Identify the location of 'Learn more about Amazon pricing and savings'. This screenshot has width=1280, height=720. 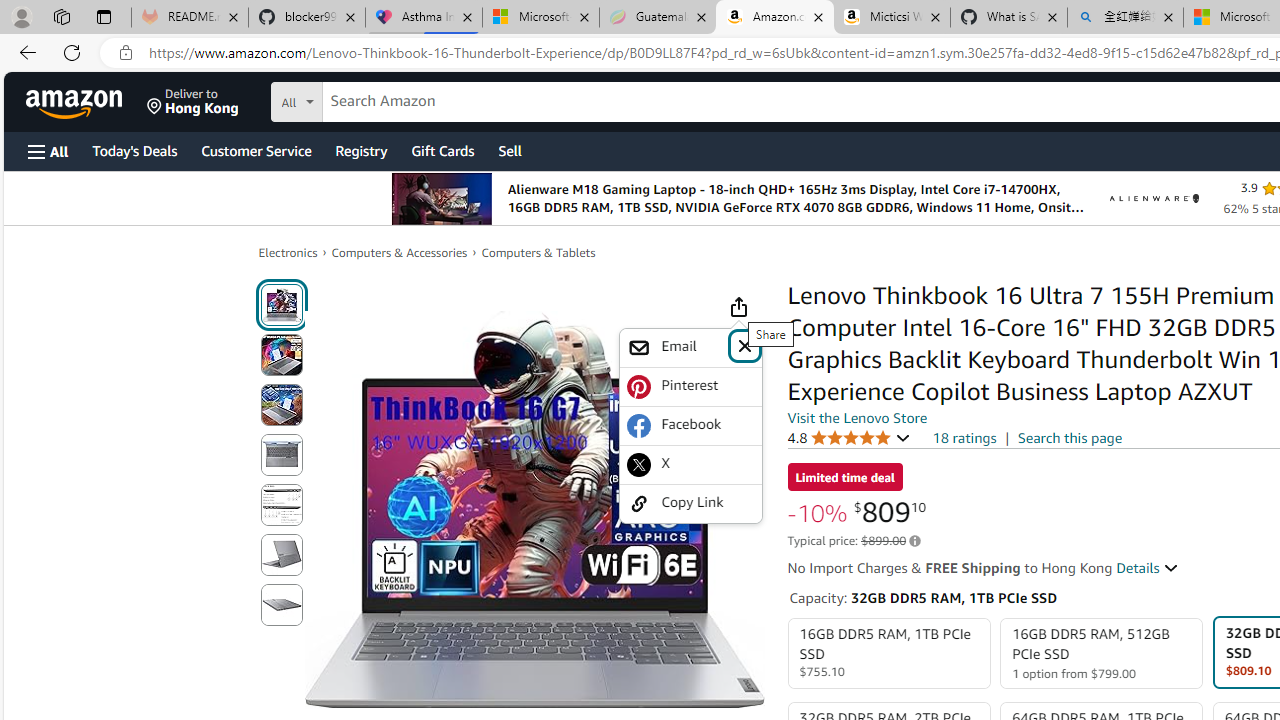
(914, 541).